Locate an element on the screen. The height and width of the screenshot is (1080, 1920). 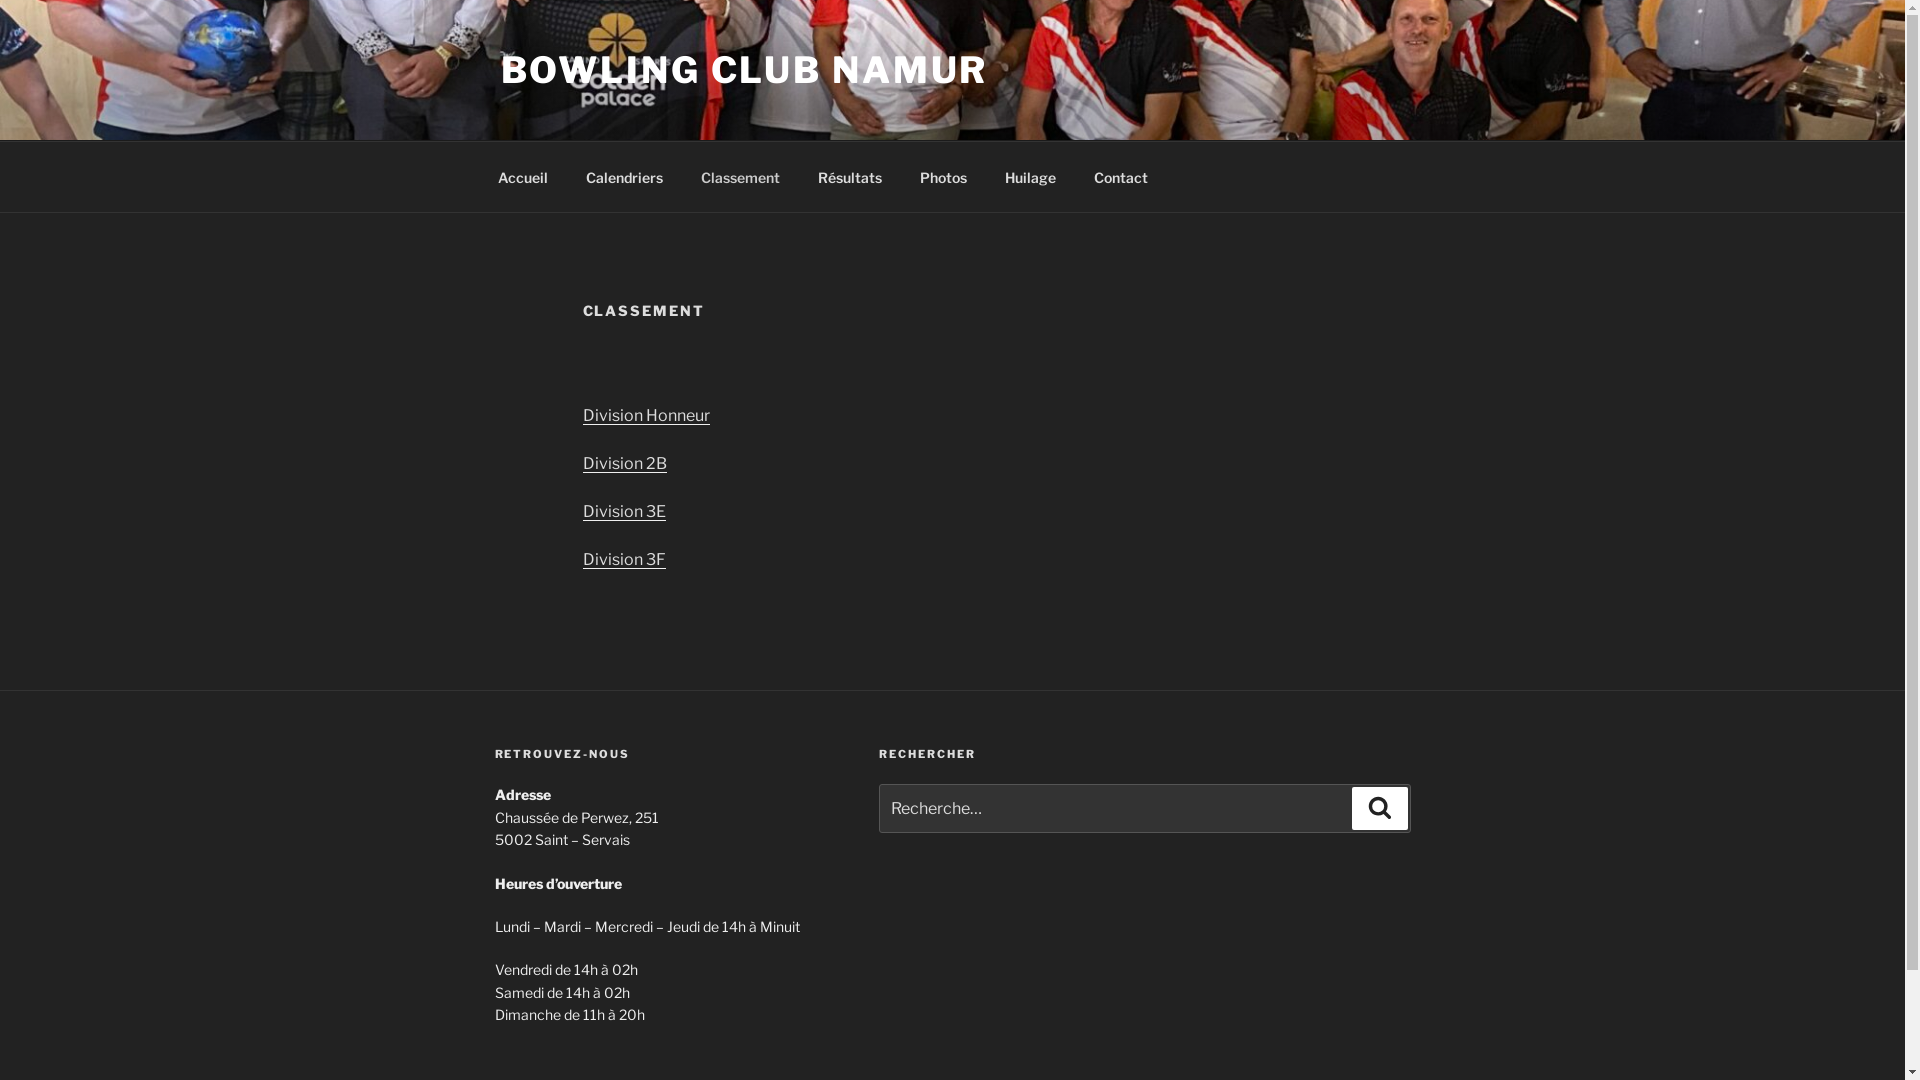
'Huilage' is located at coordinates (1031, 175).